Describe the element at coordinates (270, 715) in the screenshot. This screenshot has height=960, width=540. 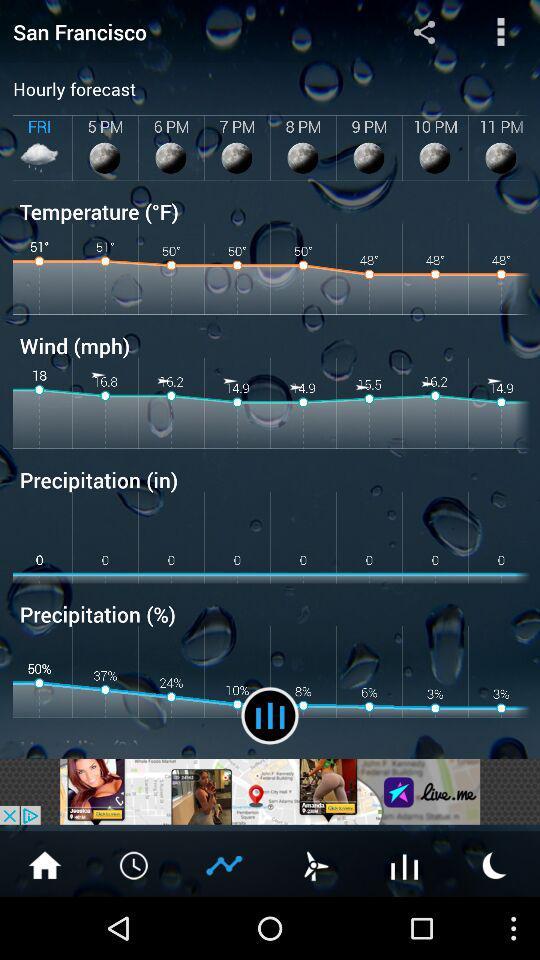
I see `the item to the right of the humidity (%) app` at that location.